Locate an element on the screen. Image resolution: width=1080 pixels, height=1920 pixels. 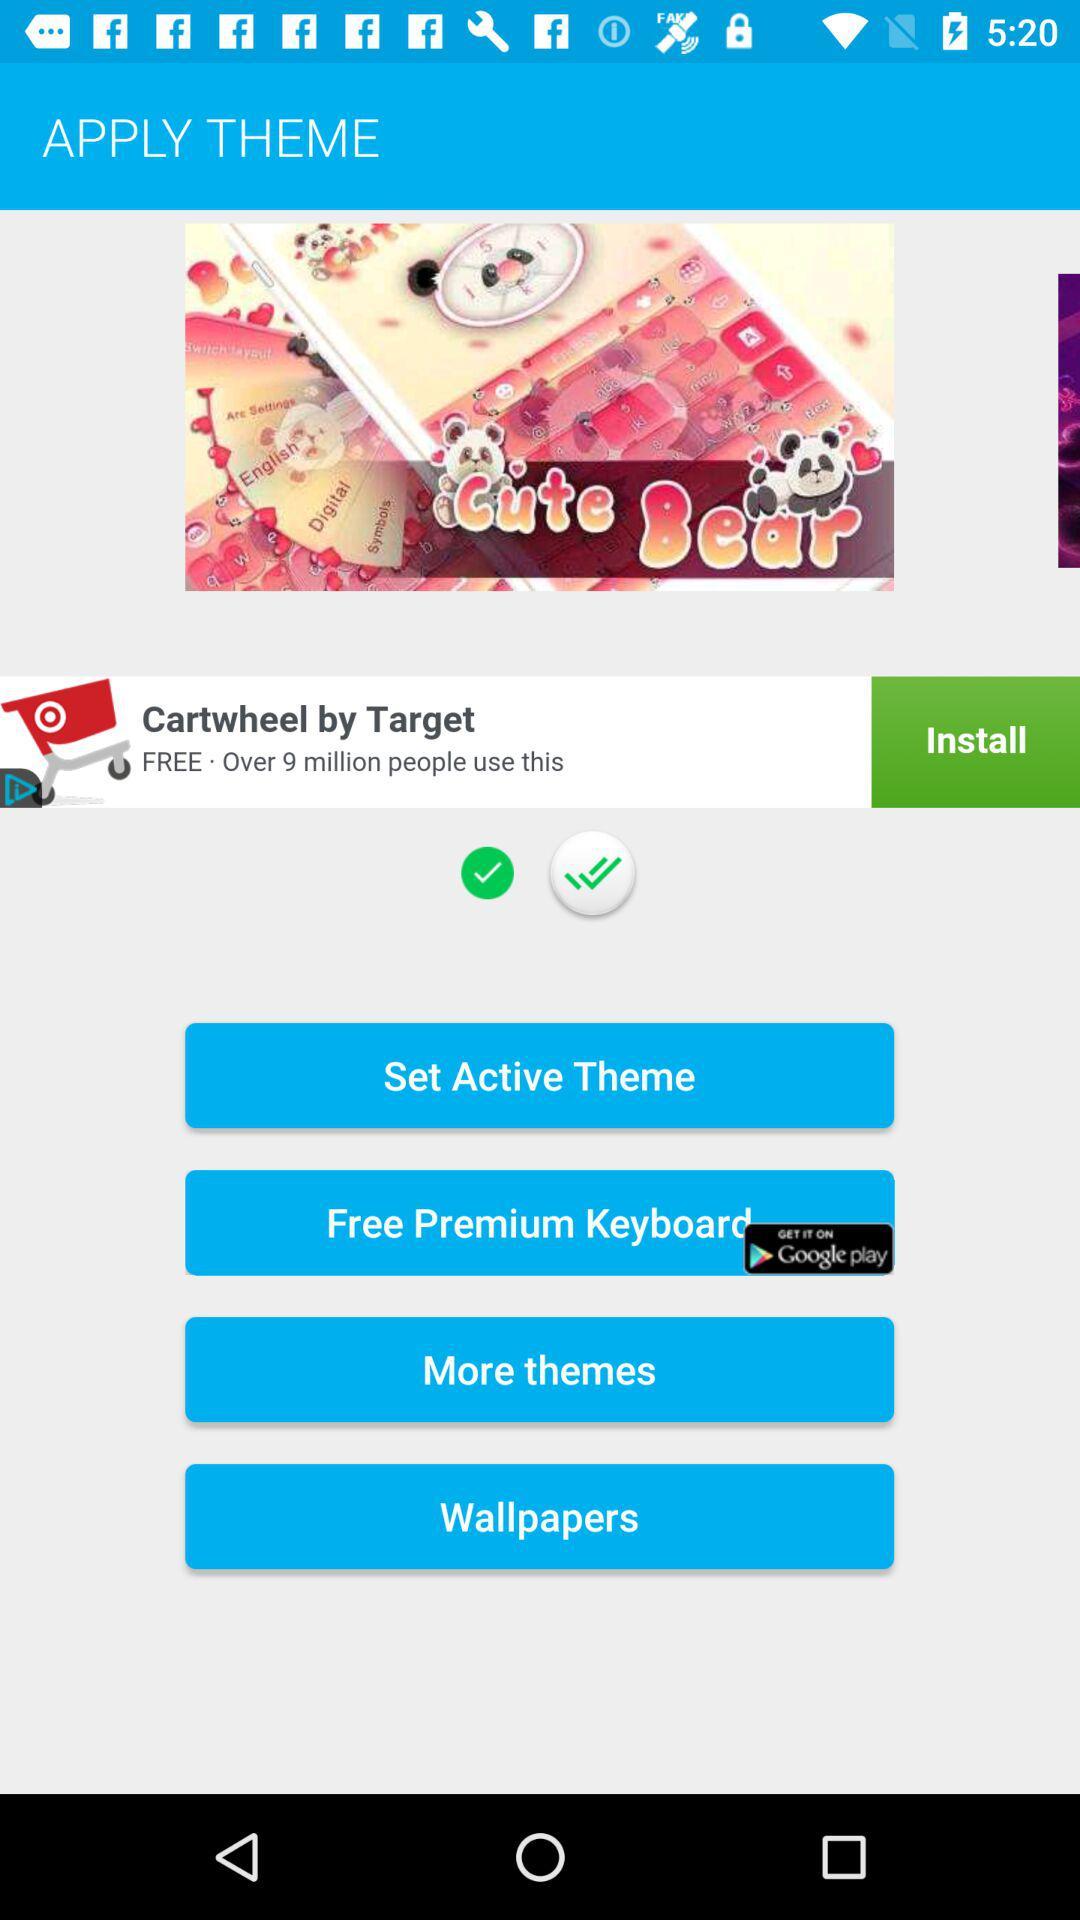
the icon above the wallpapers is located at coordinates (538, 1368).